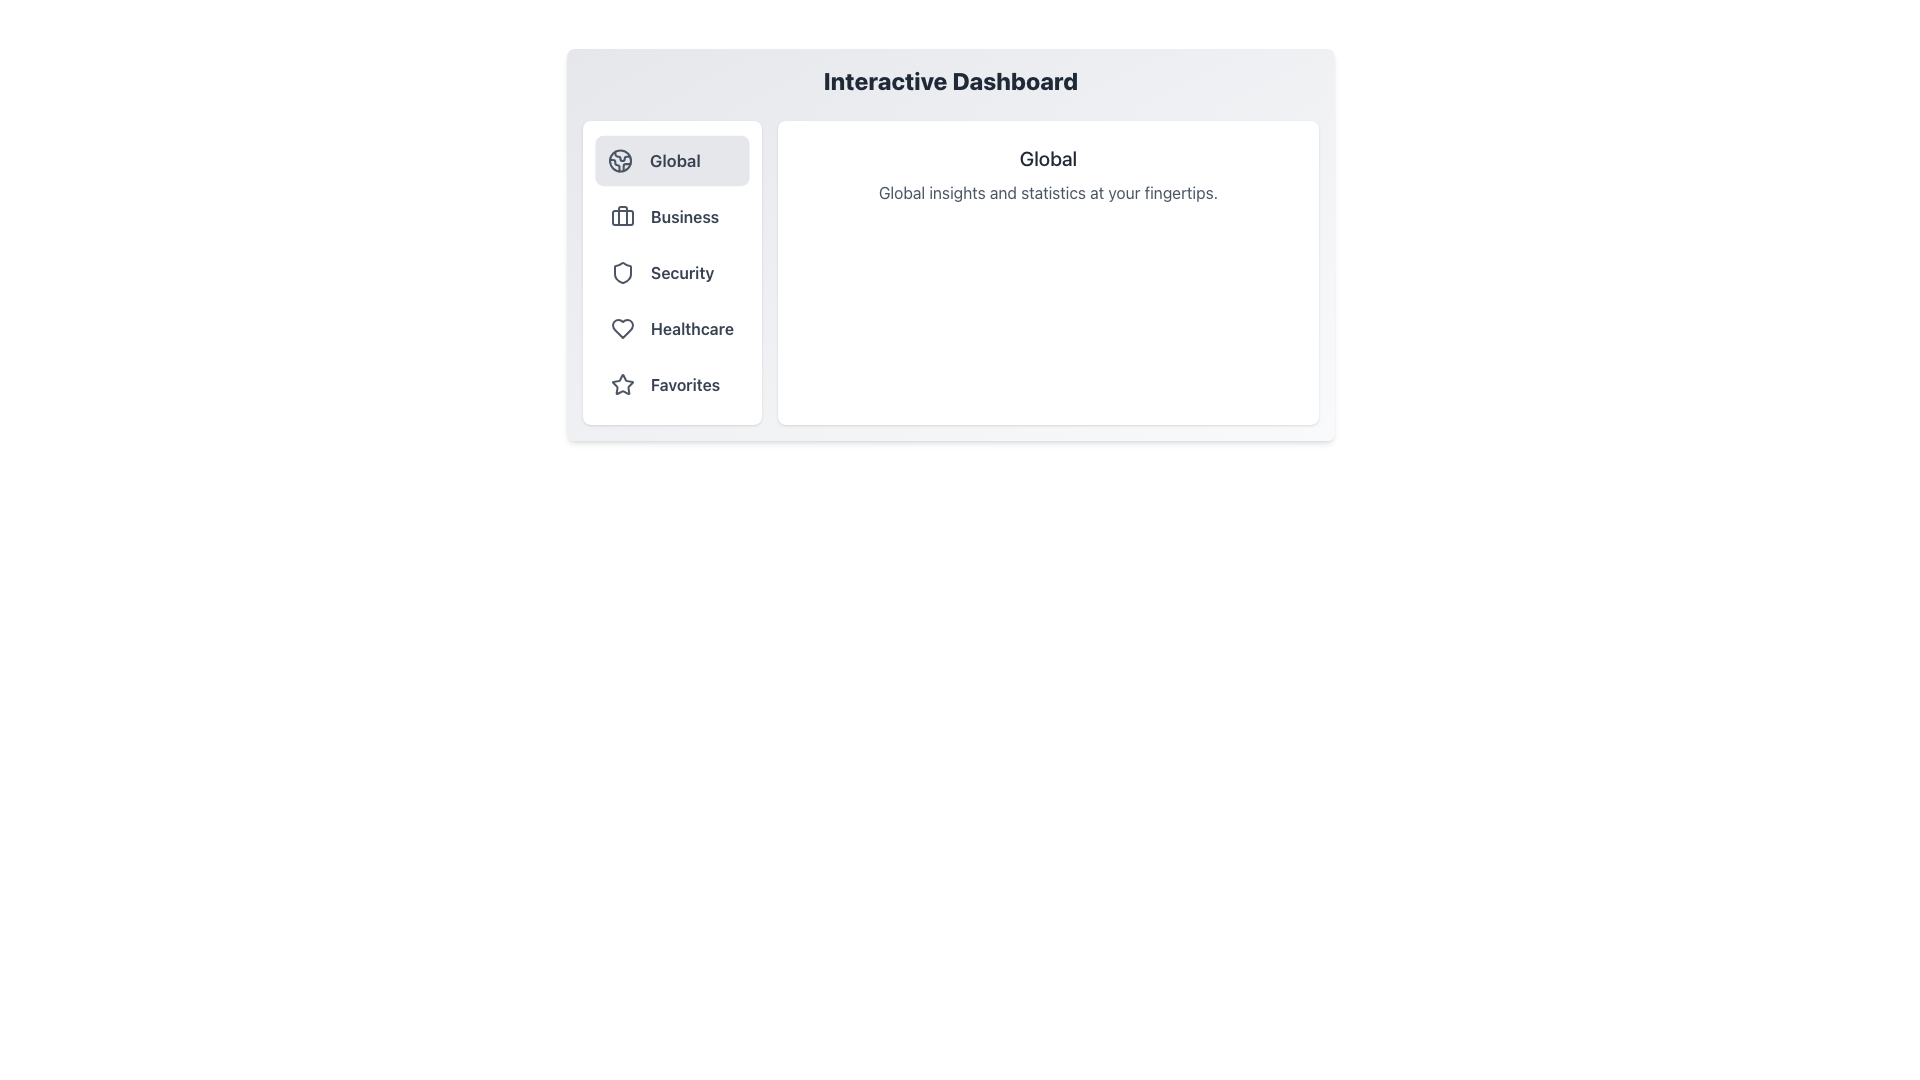 Image resolution: width=1920 pixels, height=1080 pixels. I want to click on the 'Favorites' Text Label in the sidebar menu, so click(685, 385).